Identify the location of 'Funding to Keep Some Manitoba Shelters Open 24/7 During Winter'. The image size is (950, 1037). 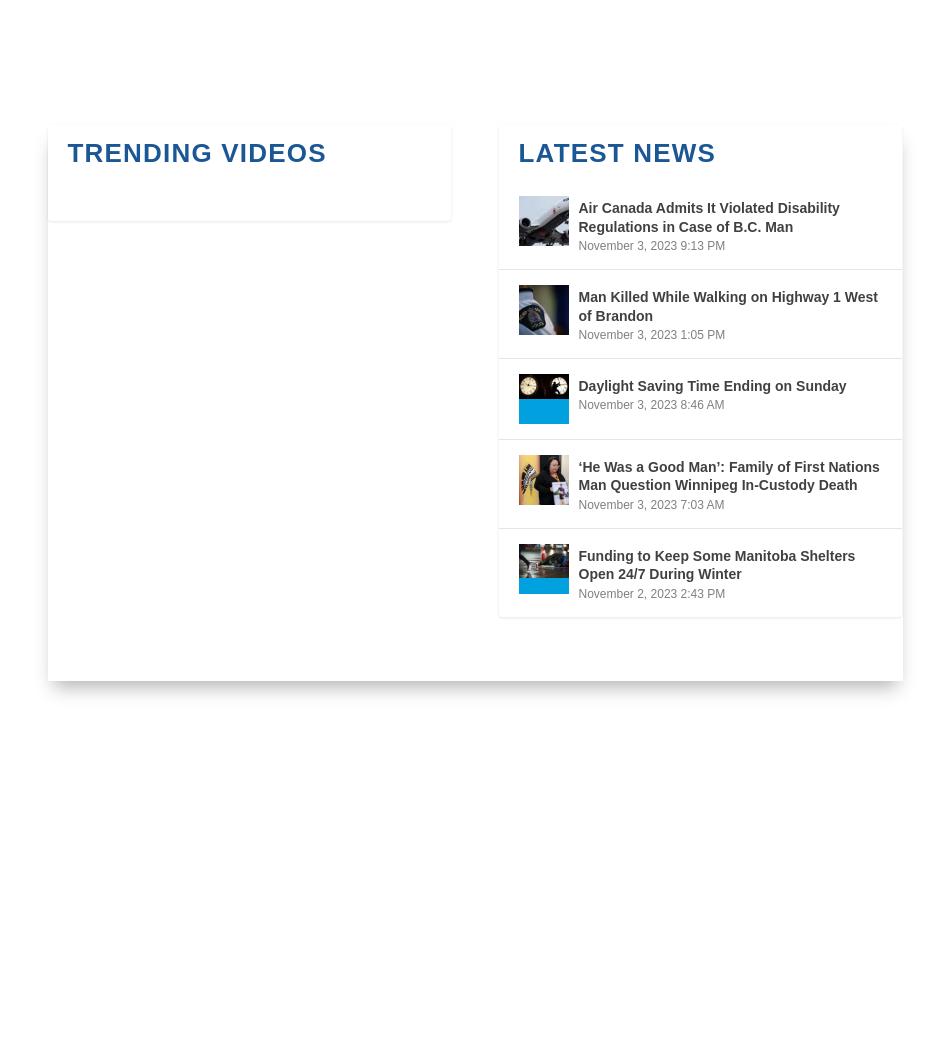
(715, 564).